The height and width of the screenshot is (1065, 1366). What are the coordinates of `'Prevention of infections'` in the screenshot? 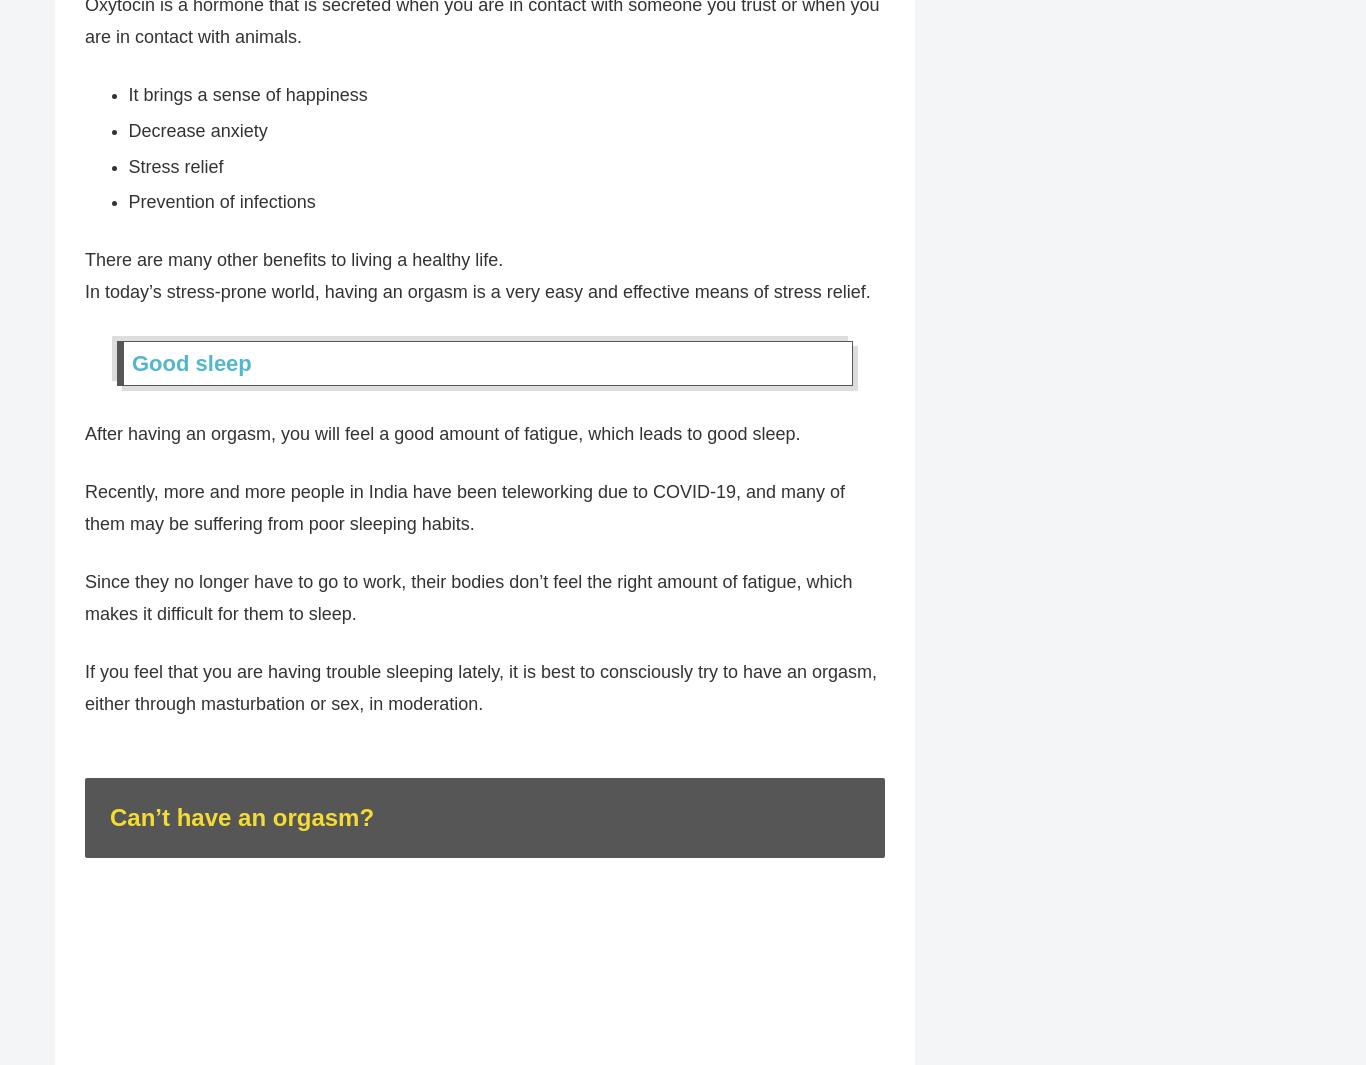 It's located at (220, 202).